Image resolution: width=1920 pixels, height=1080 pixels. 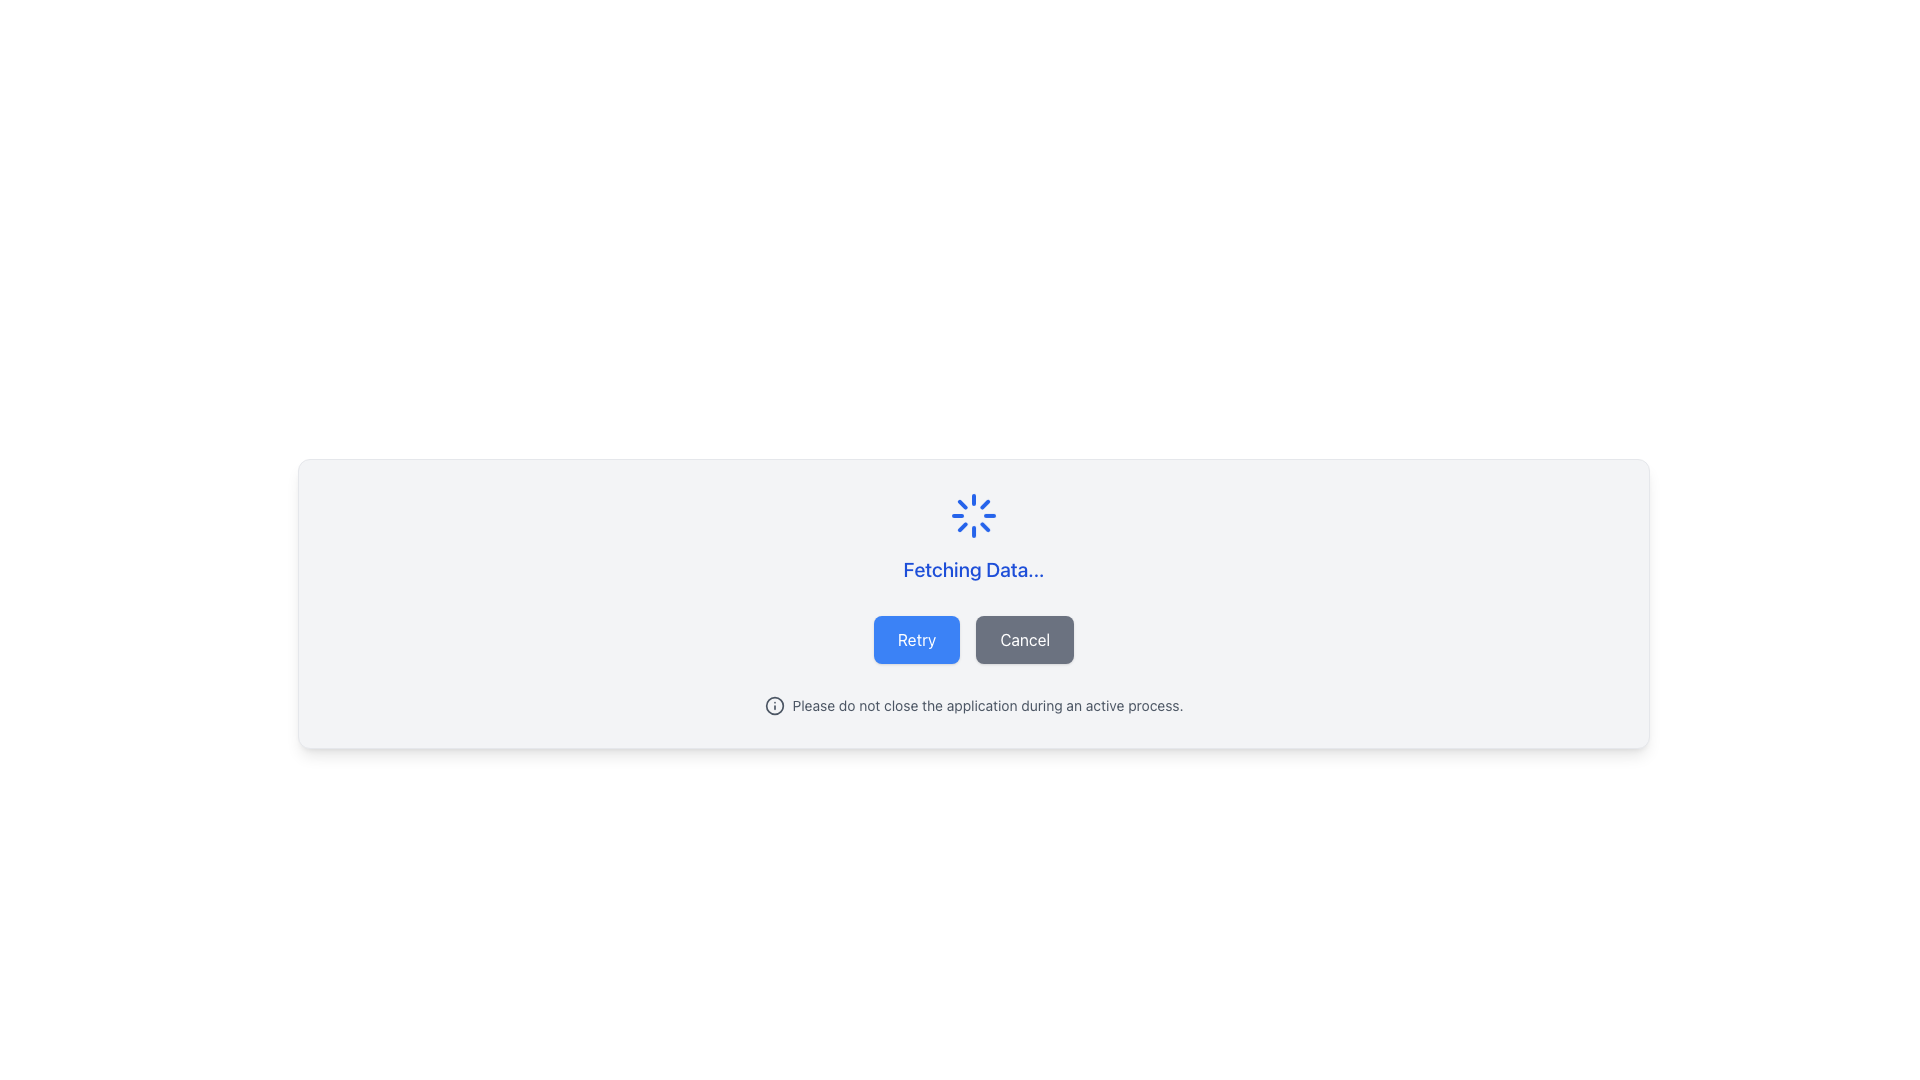 I want to click on the SVG Circle element that serves as the outermost circular boundary of a rounded icon, located between a text section and buttons, so click(x=773, y=704).